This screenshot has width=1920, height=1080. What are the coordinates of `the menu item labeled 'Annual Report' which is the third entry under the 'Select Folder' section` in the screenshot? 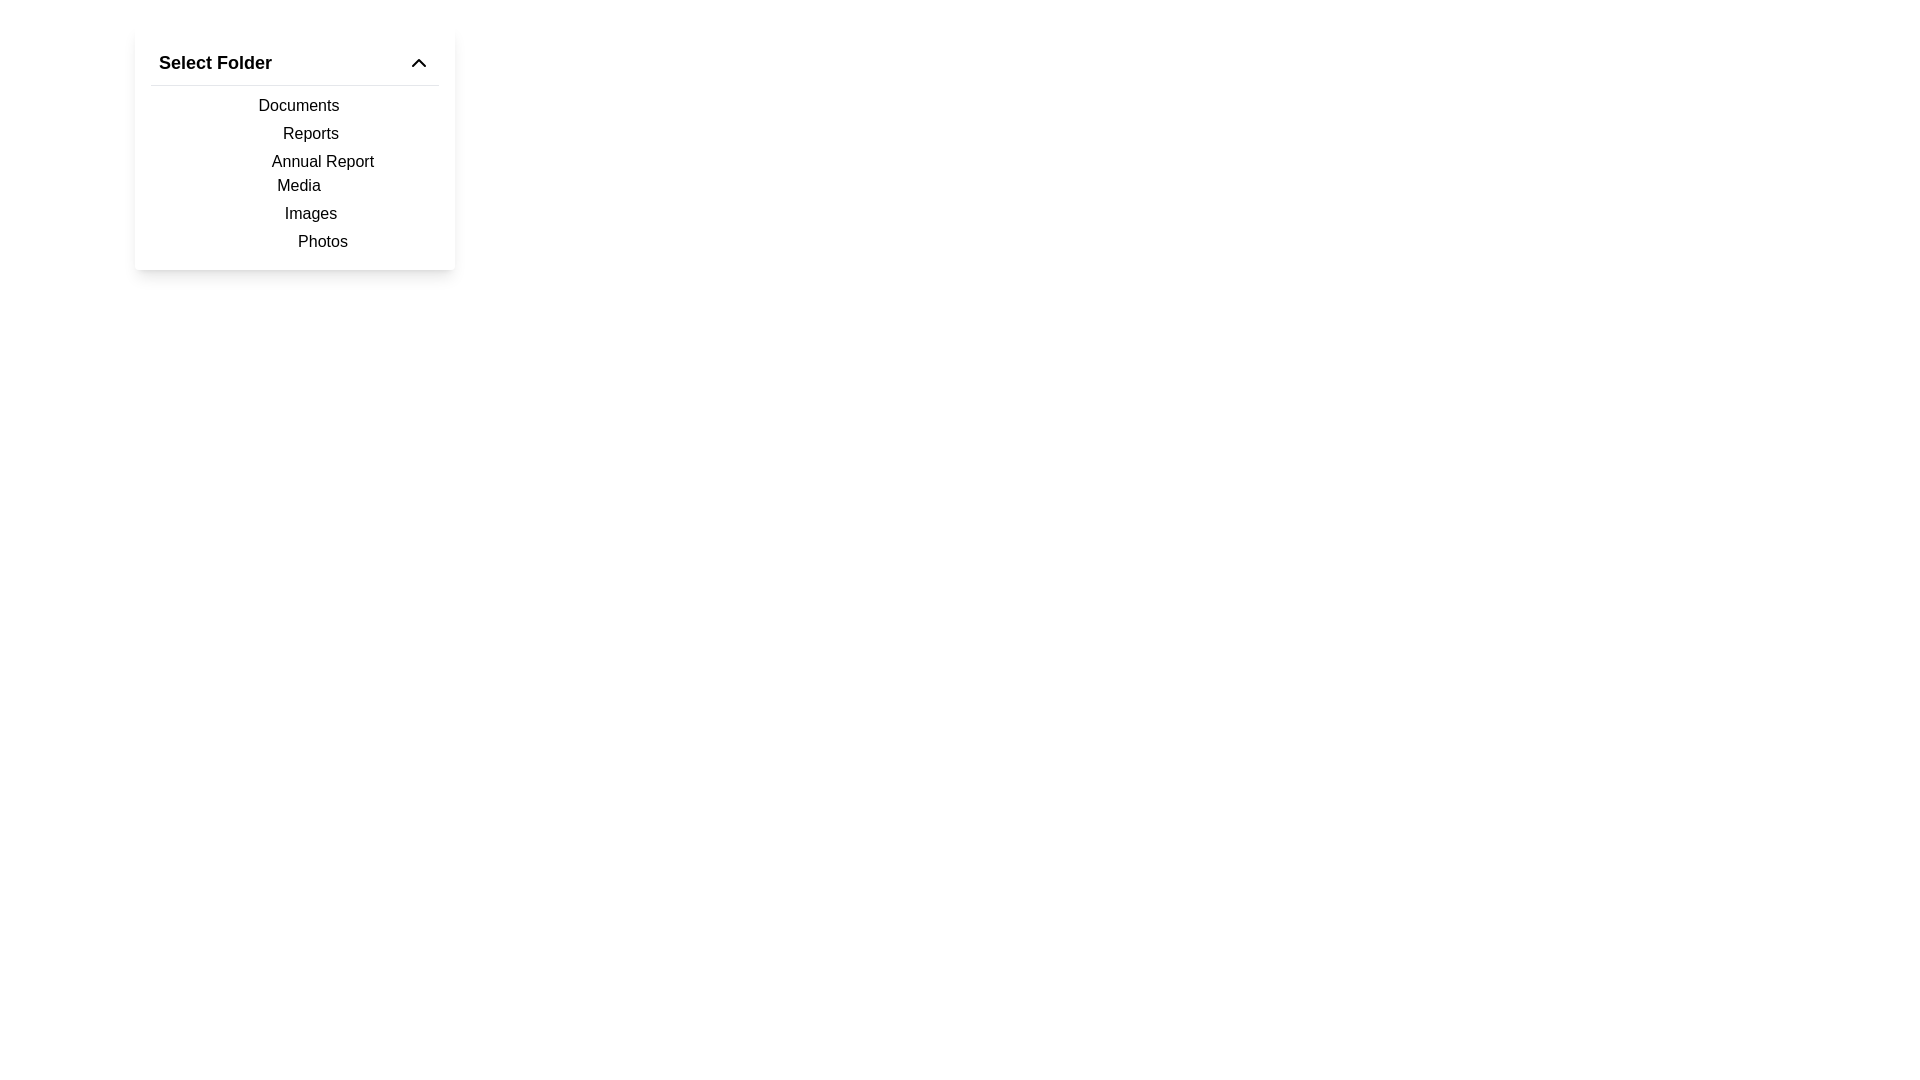 It's located at (293, 168).